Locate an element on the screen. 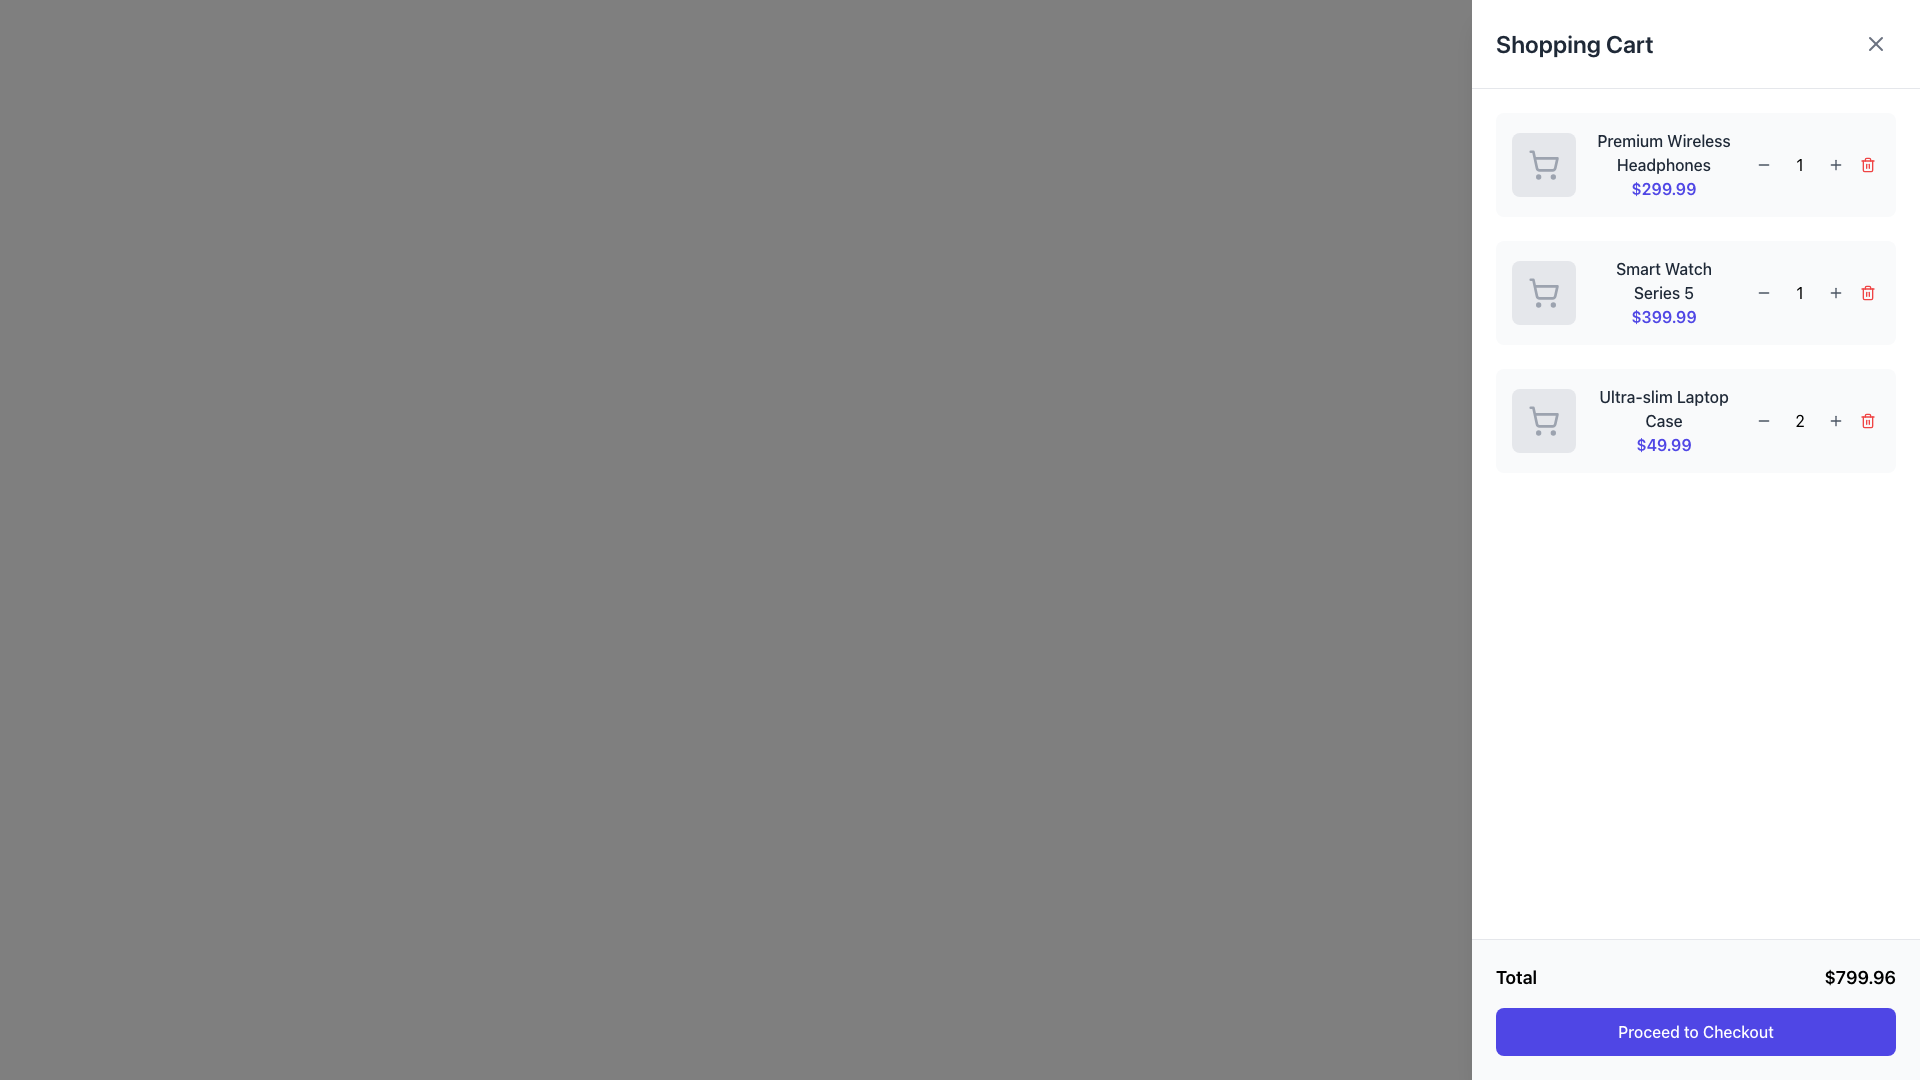 This screenshot has height=1080, width=1920. the text label displaying 'Ultra-slim Laptop Case' in the shopping cart interface, which is positioned above the price '$49.99' is located at coordinates (1664, 407).